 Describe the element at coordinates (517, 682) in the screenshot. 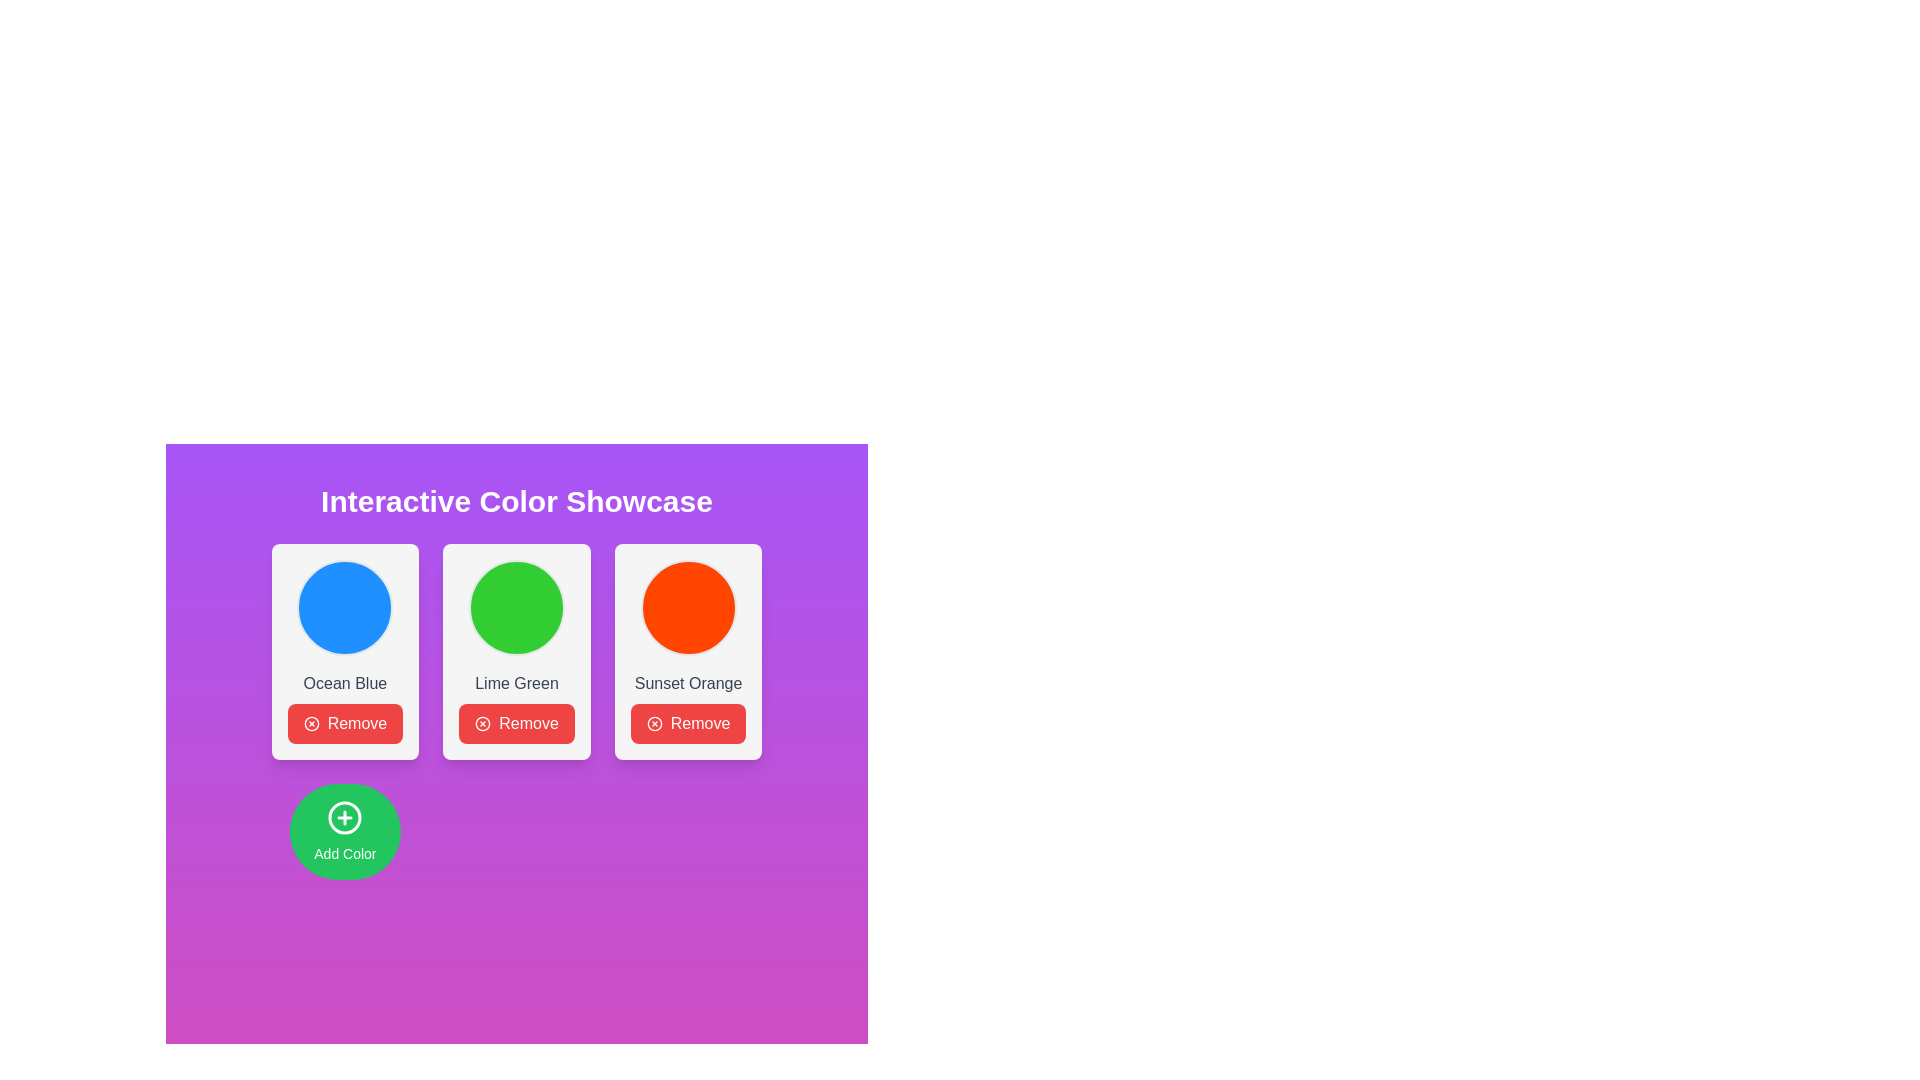

I see `text from the label that describes the associated green color in the middle card, located below the green circular area and above the red 'Remove' button` at that location.